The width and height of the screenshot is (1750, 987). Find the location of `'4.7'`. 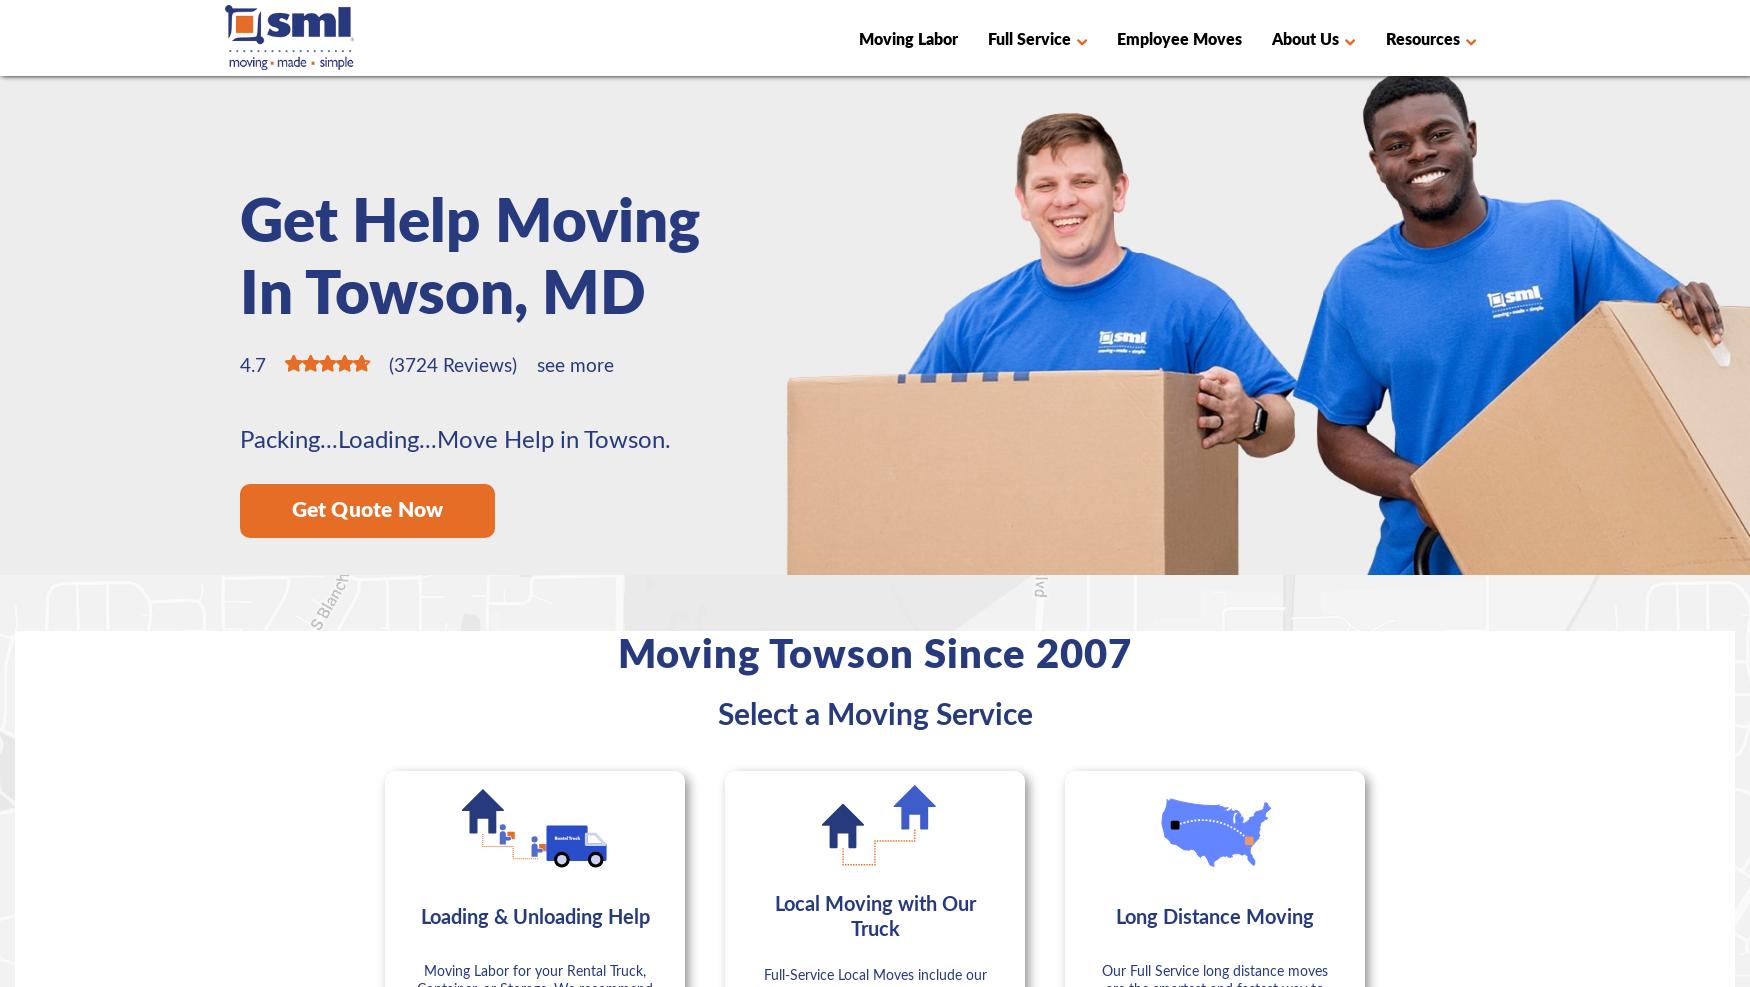

'4.7' is located at coordinates (252, 365).